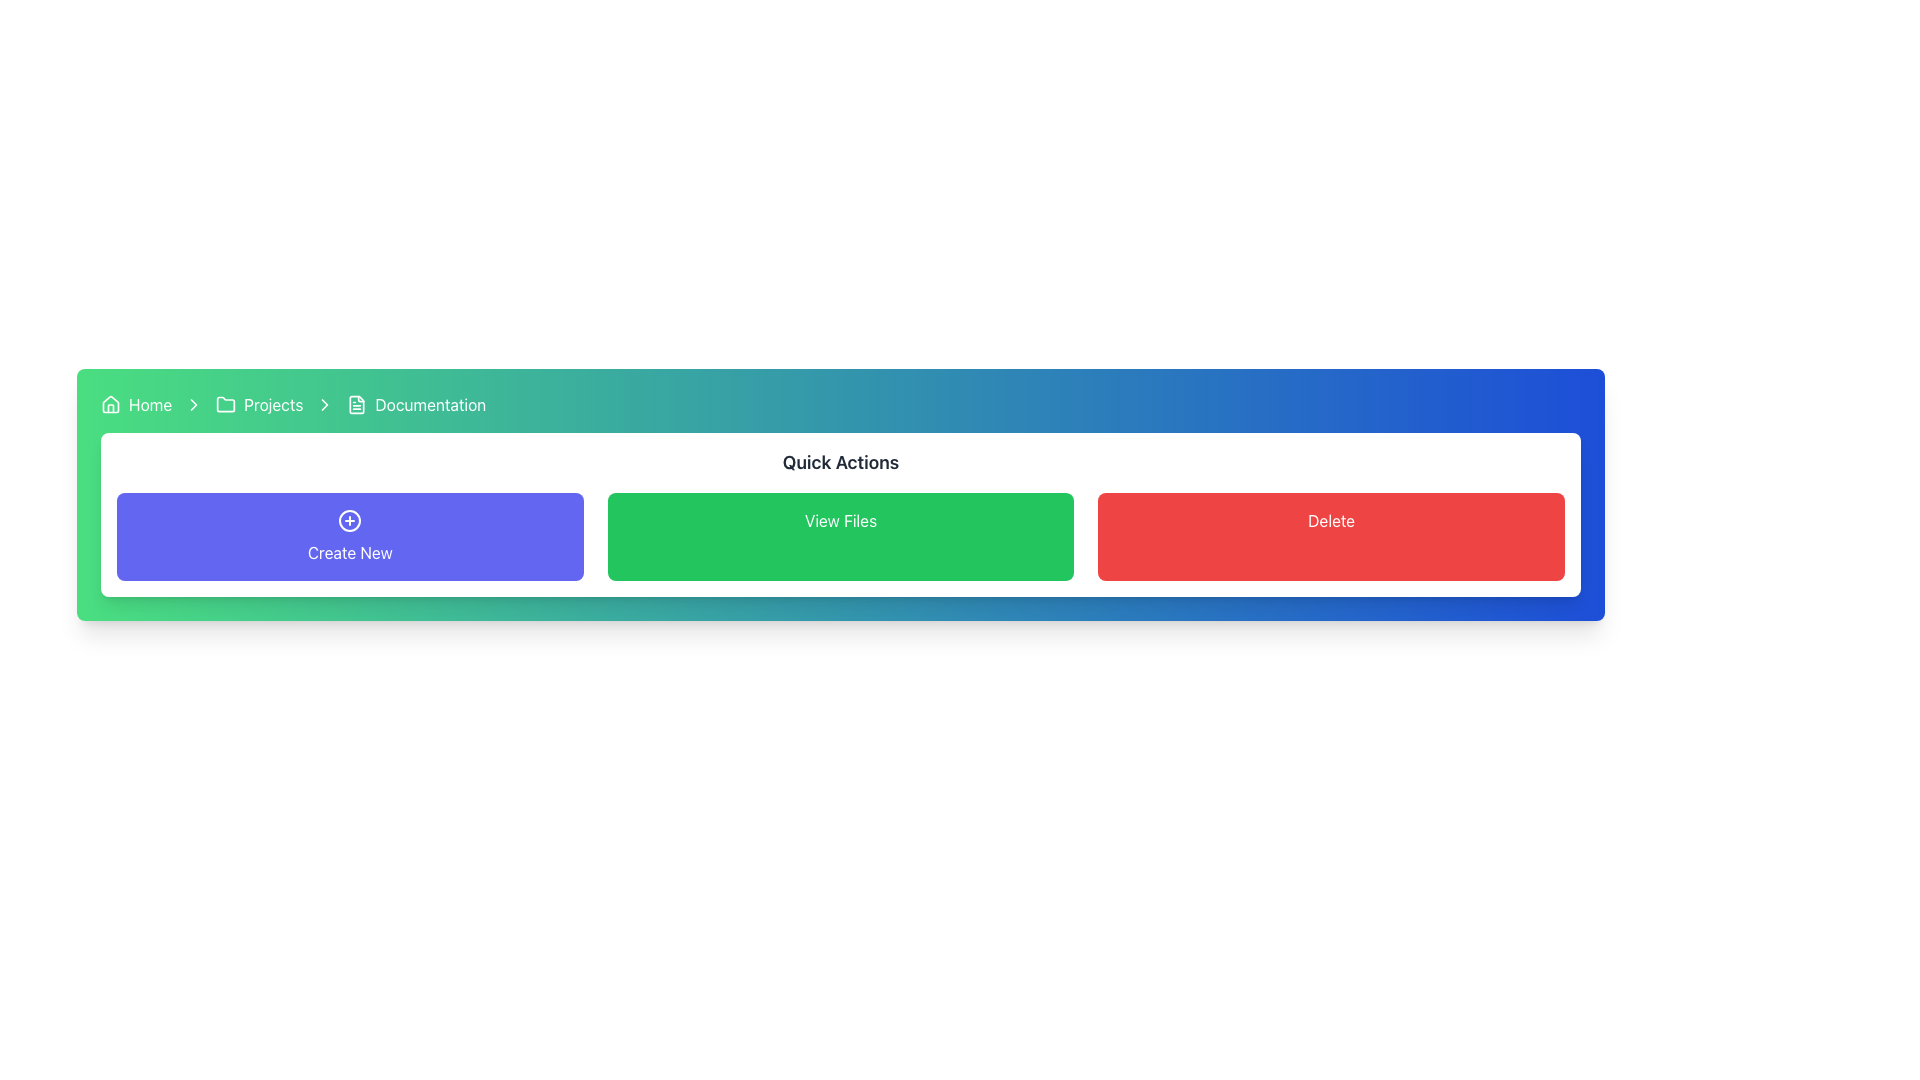 The height and width of the screenshot is (1080, 1920). What do you see at coordinates (149, 405) in the screenshot?
I see `the 'Home' text label in the green navigation bar` at bounding box center [149, 405].